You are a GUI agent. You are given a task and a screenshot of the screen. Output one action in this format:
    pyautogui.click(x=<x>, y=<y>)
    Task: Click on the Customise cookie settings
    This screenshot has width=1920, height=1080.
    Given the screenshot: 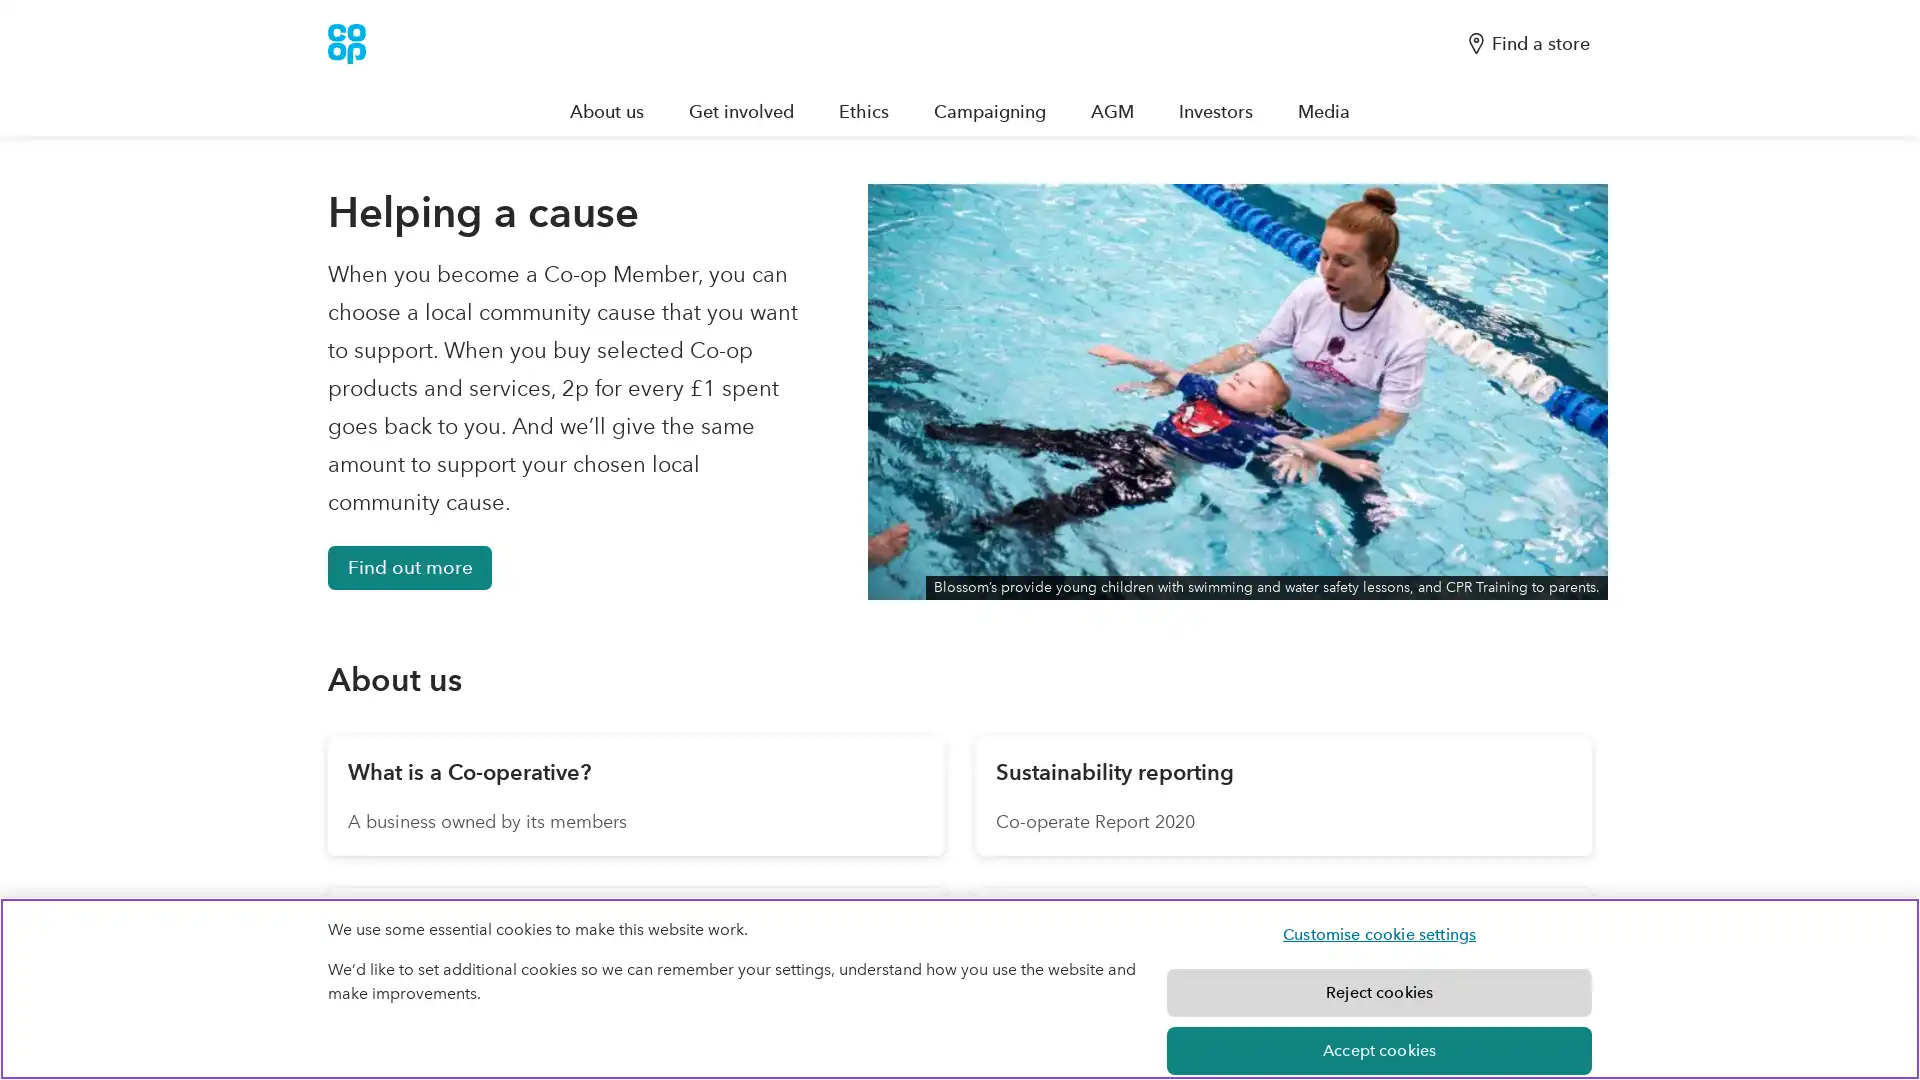 What is the action you would take?
    pyautogui.click(x=1377, y=934)
    